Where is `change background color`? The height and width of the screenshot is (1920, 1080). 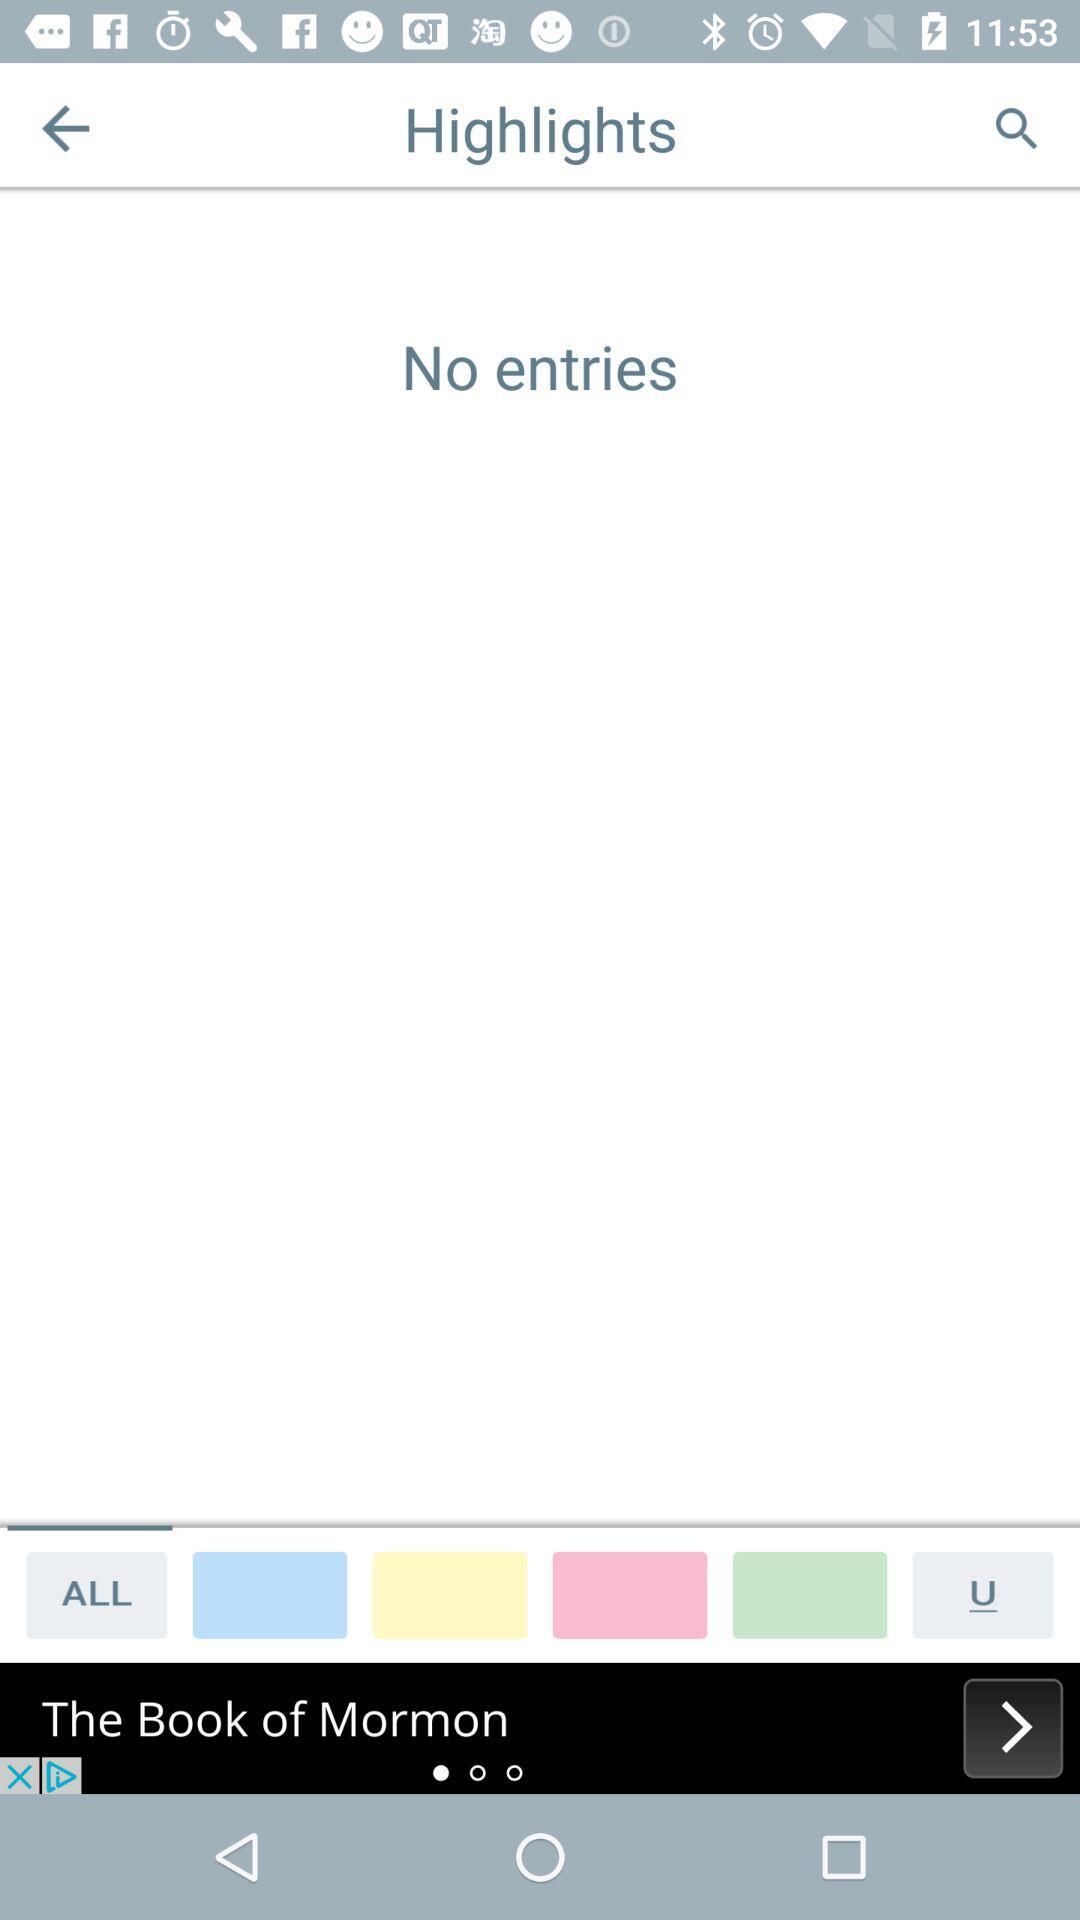 change background color is located at coordinates (450, 1593).